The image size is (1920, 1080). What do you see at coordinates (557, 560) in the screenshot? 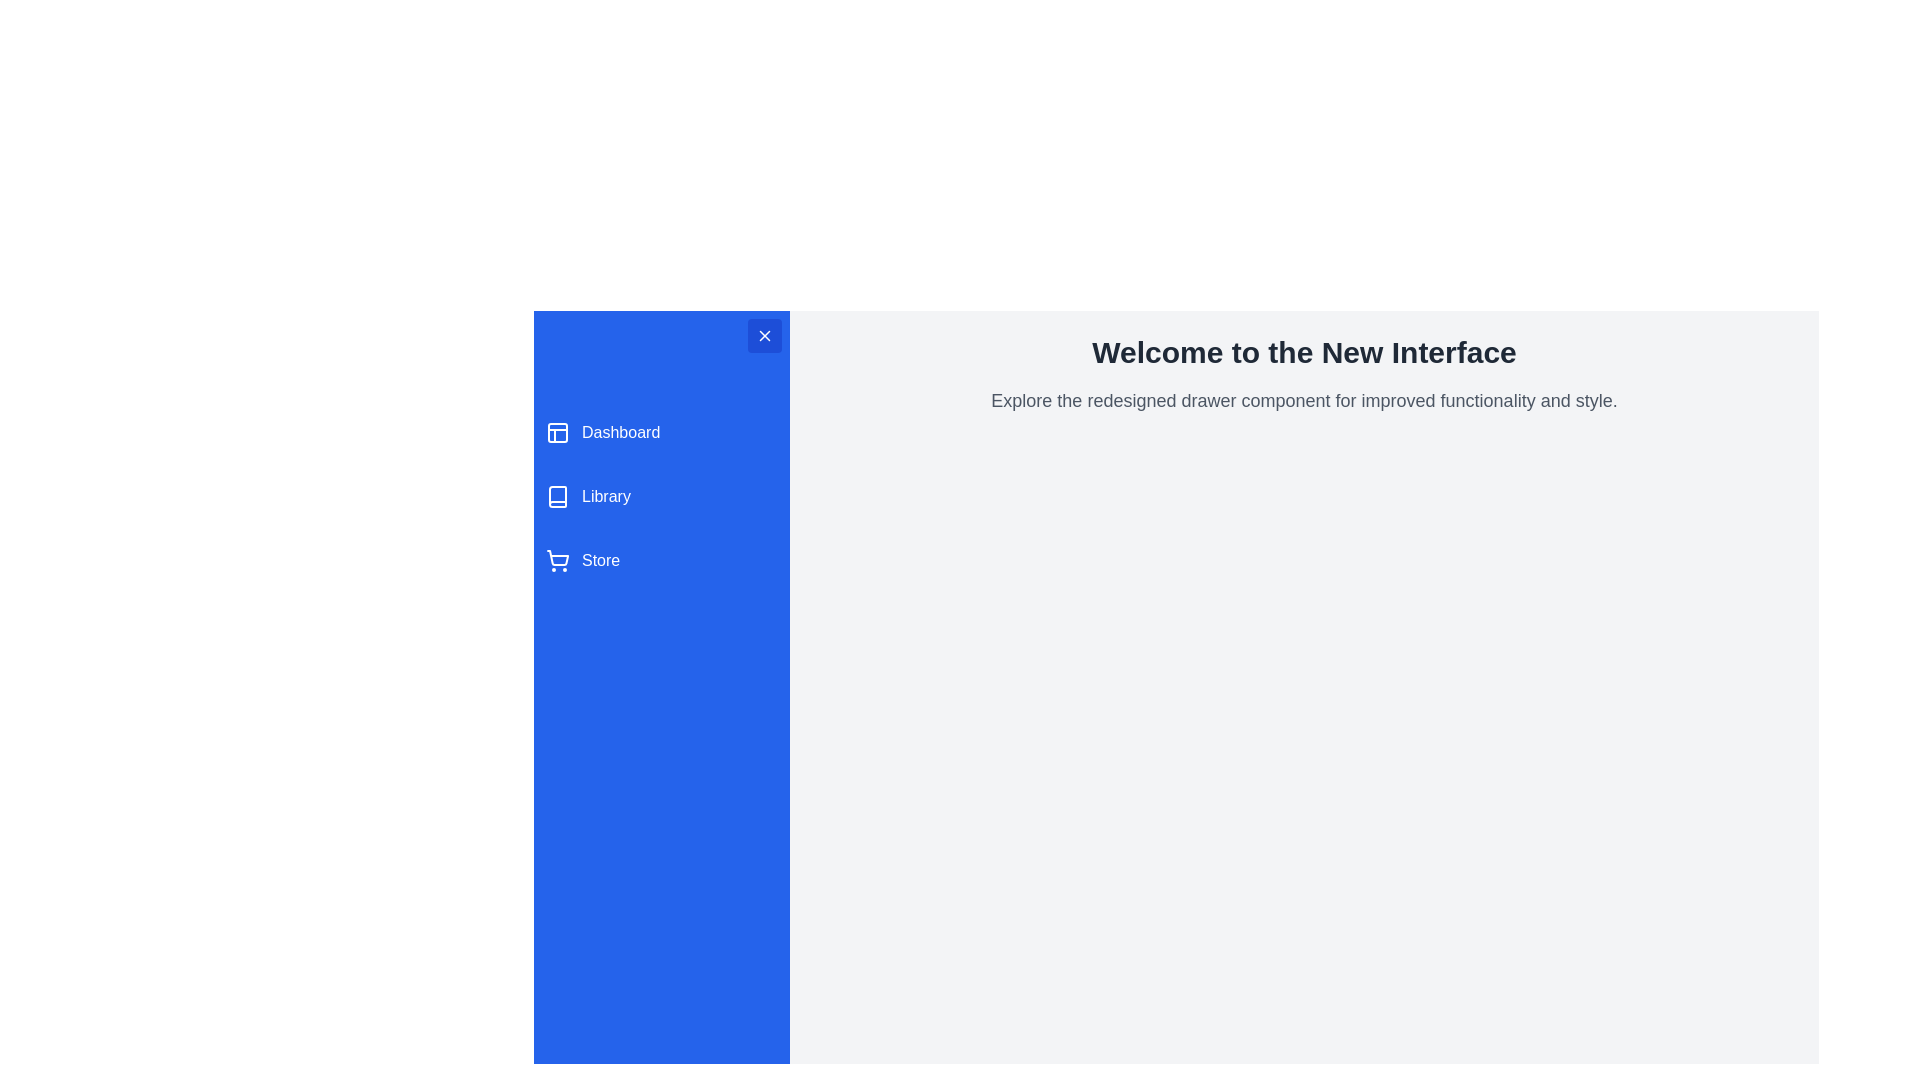
I see `the shopping cart icon, which is styled with a minimalist outline in white against a blue background, located within the 'Store' button on the left-side navigation menu` at bounding box center [557, 560].